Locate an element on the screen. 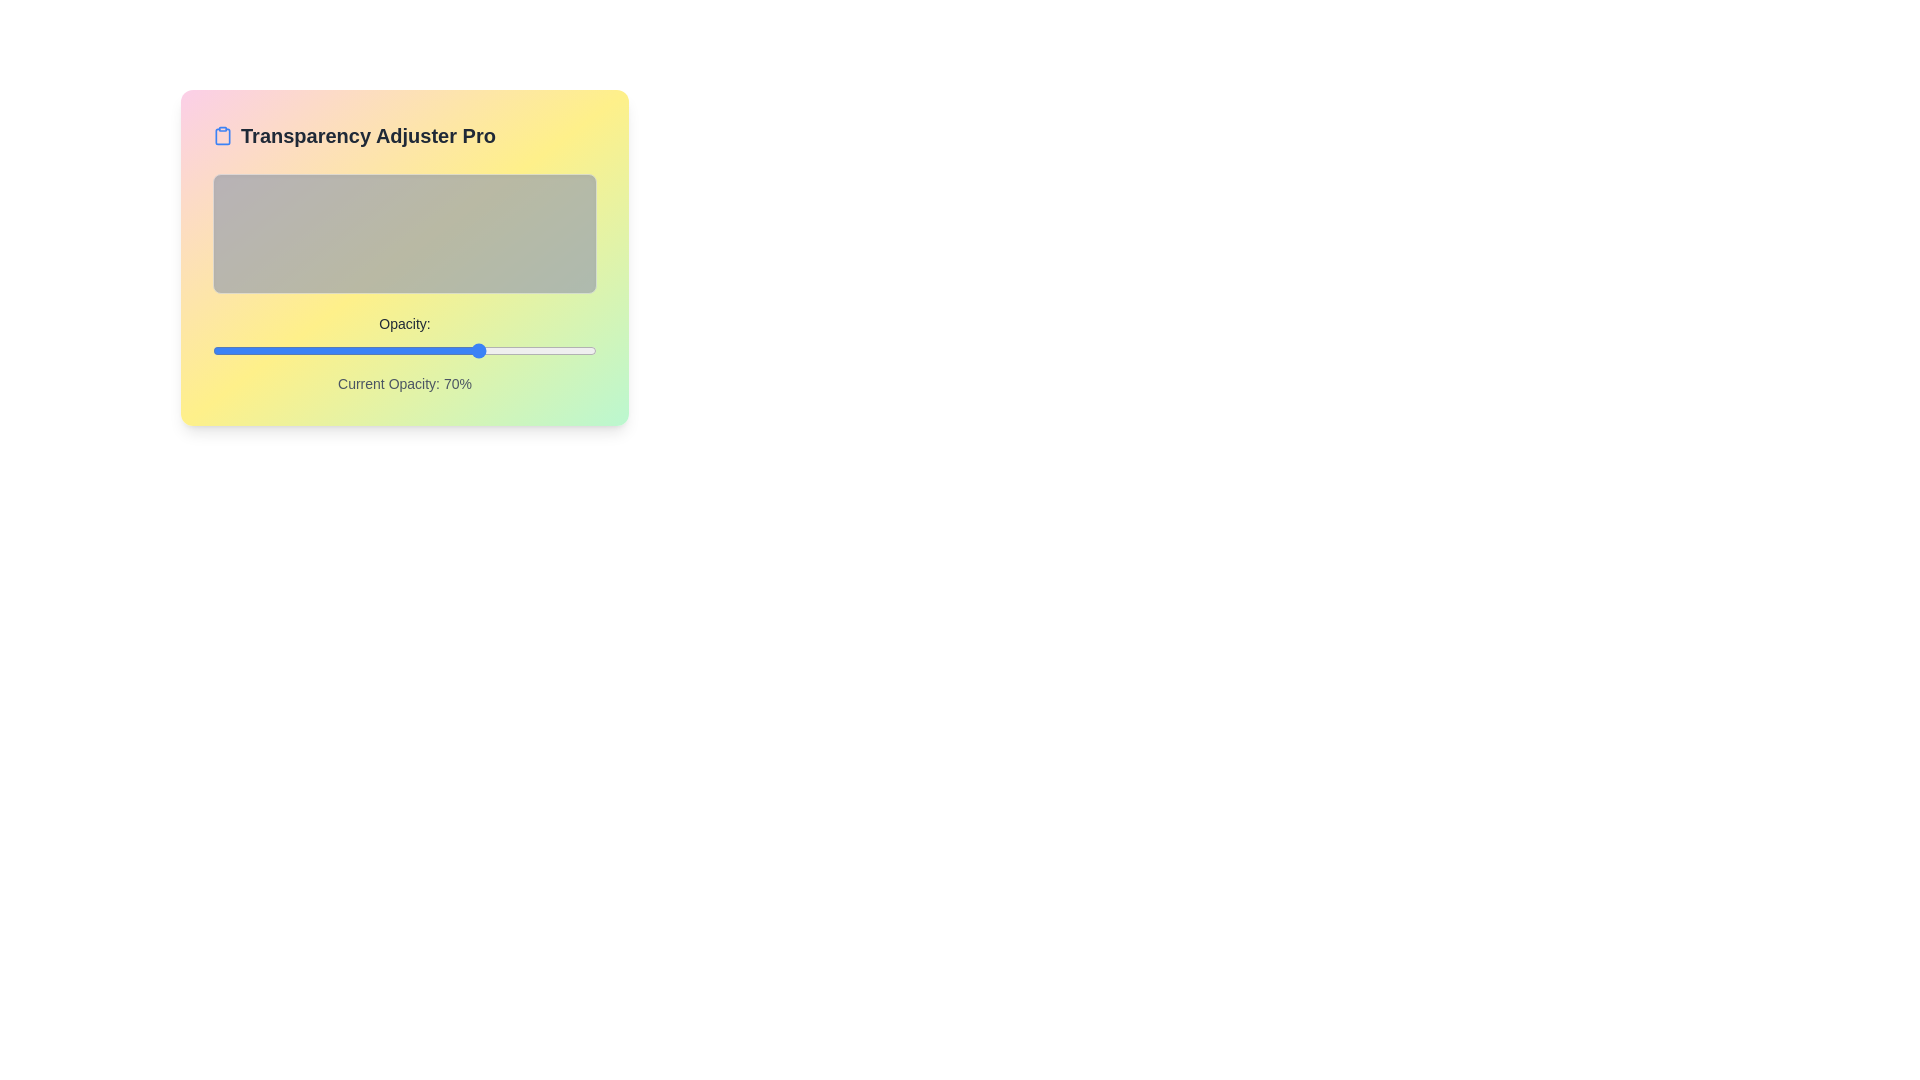 The width and height of the screenshot is (1920, 1080). the opacity slider to 44% is located at coordinates (381, 350).